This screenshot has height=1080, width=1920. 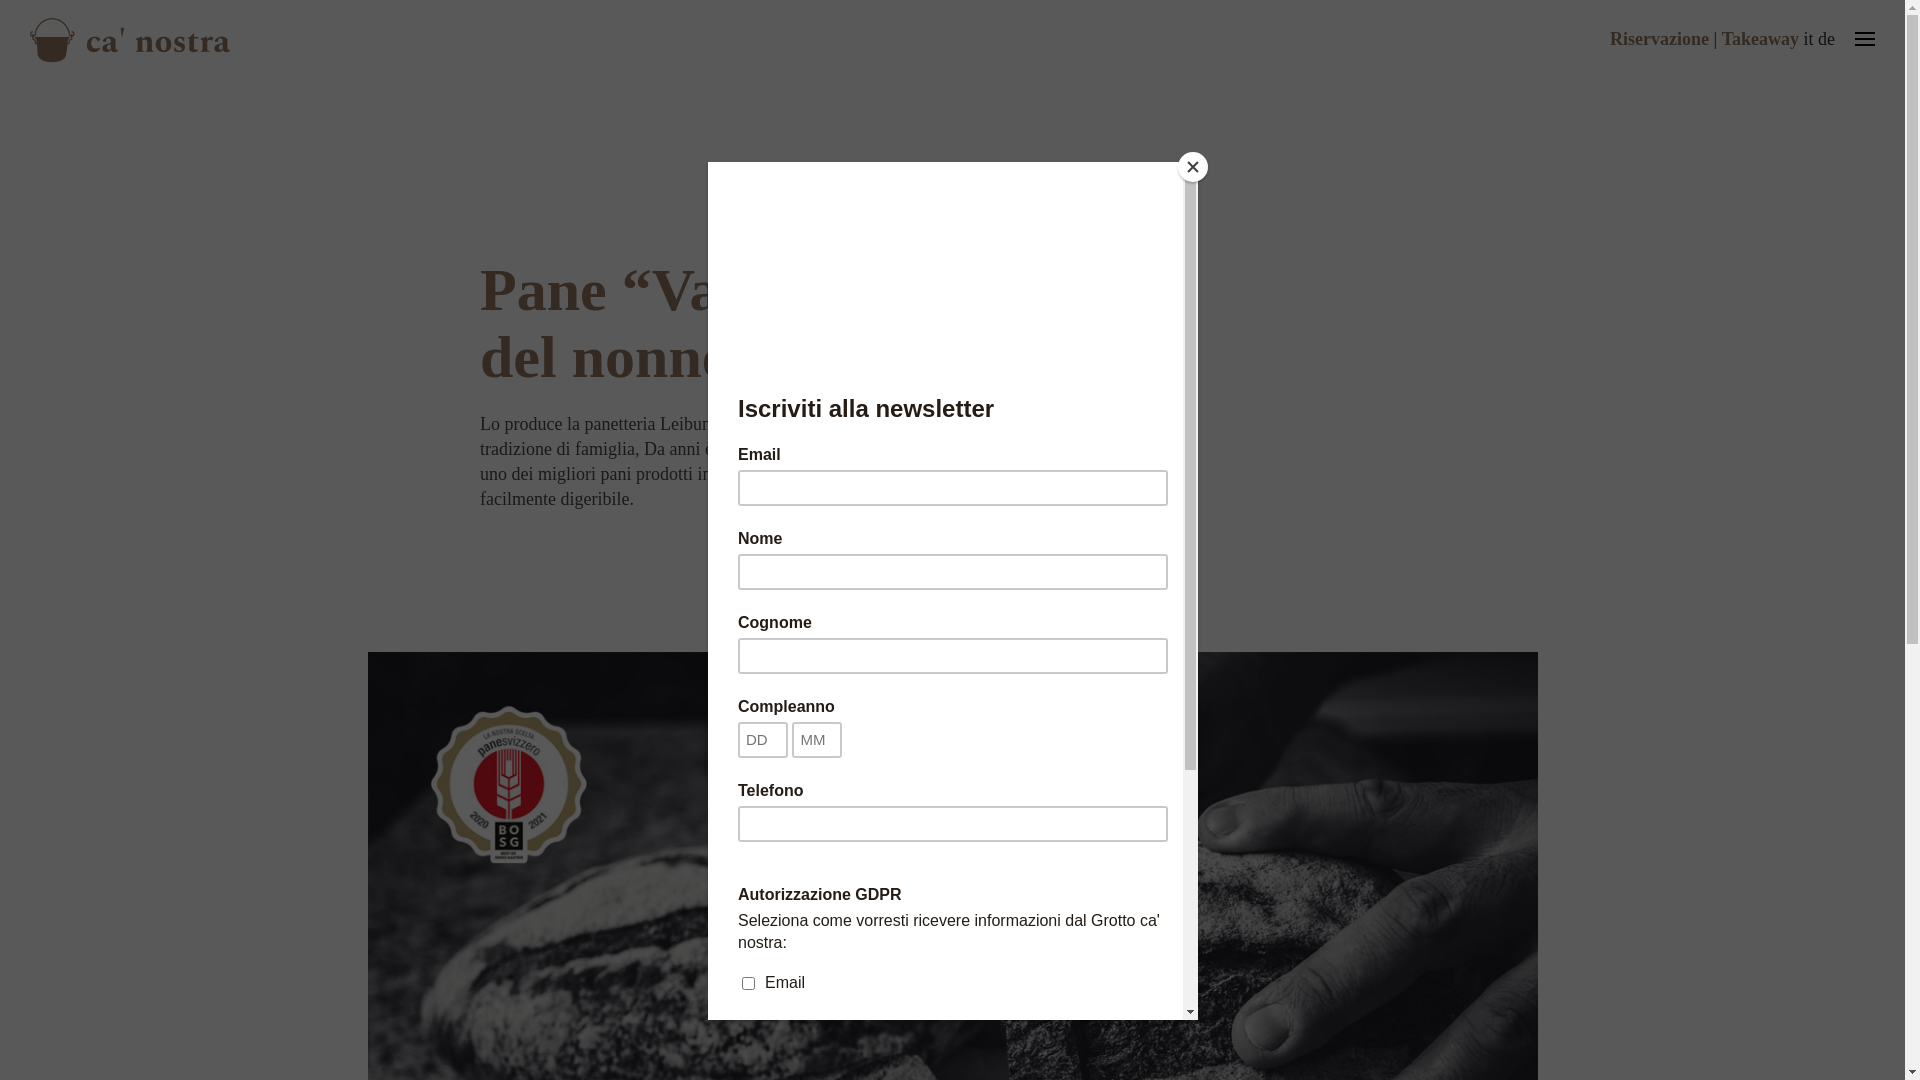 I want to click on 'it', so click(x=1808, y=38).